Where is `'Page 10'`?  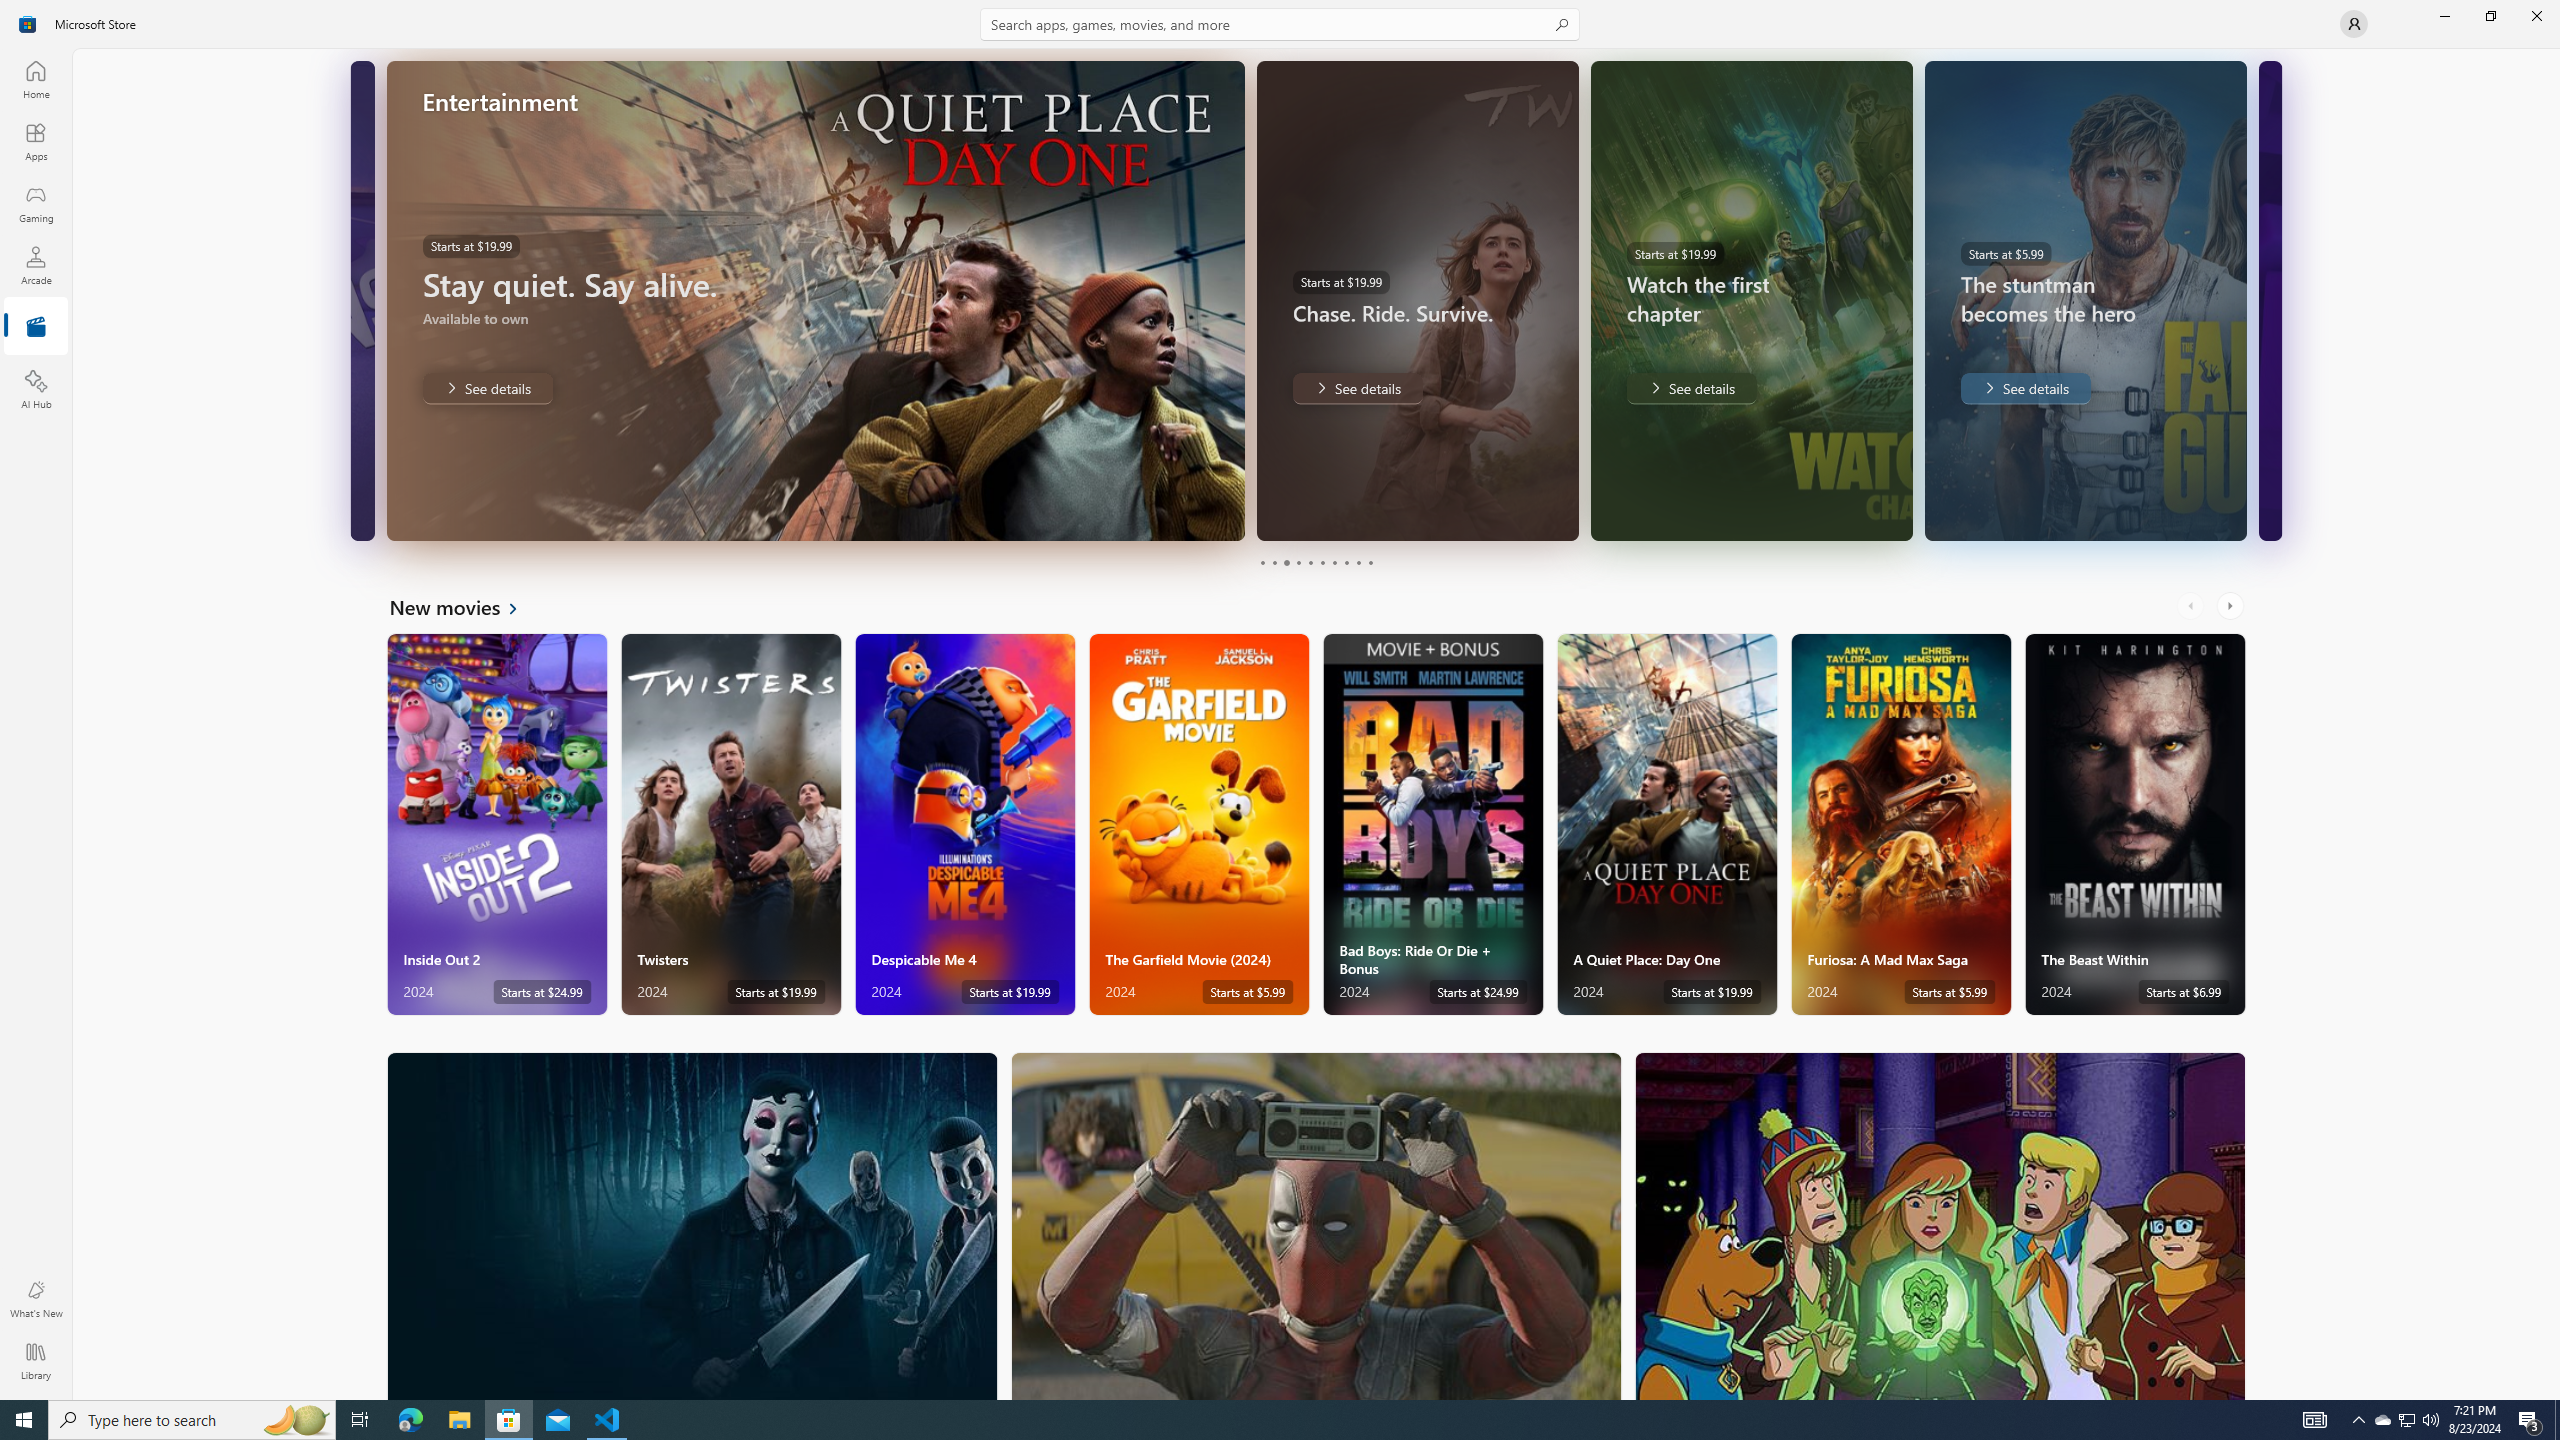 'Page 10' is located at coordinates (1369, 562).